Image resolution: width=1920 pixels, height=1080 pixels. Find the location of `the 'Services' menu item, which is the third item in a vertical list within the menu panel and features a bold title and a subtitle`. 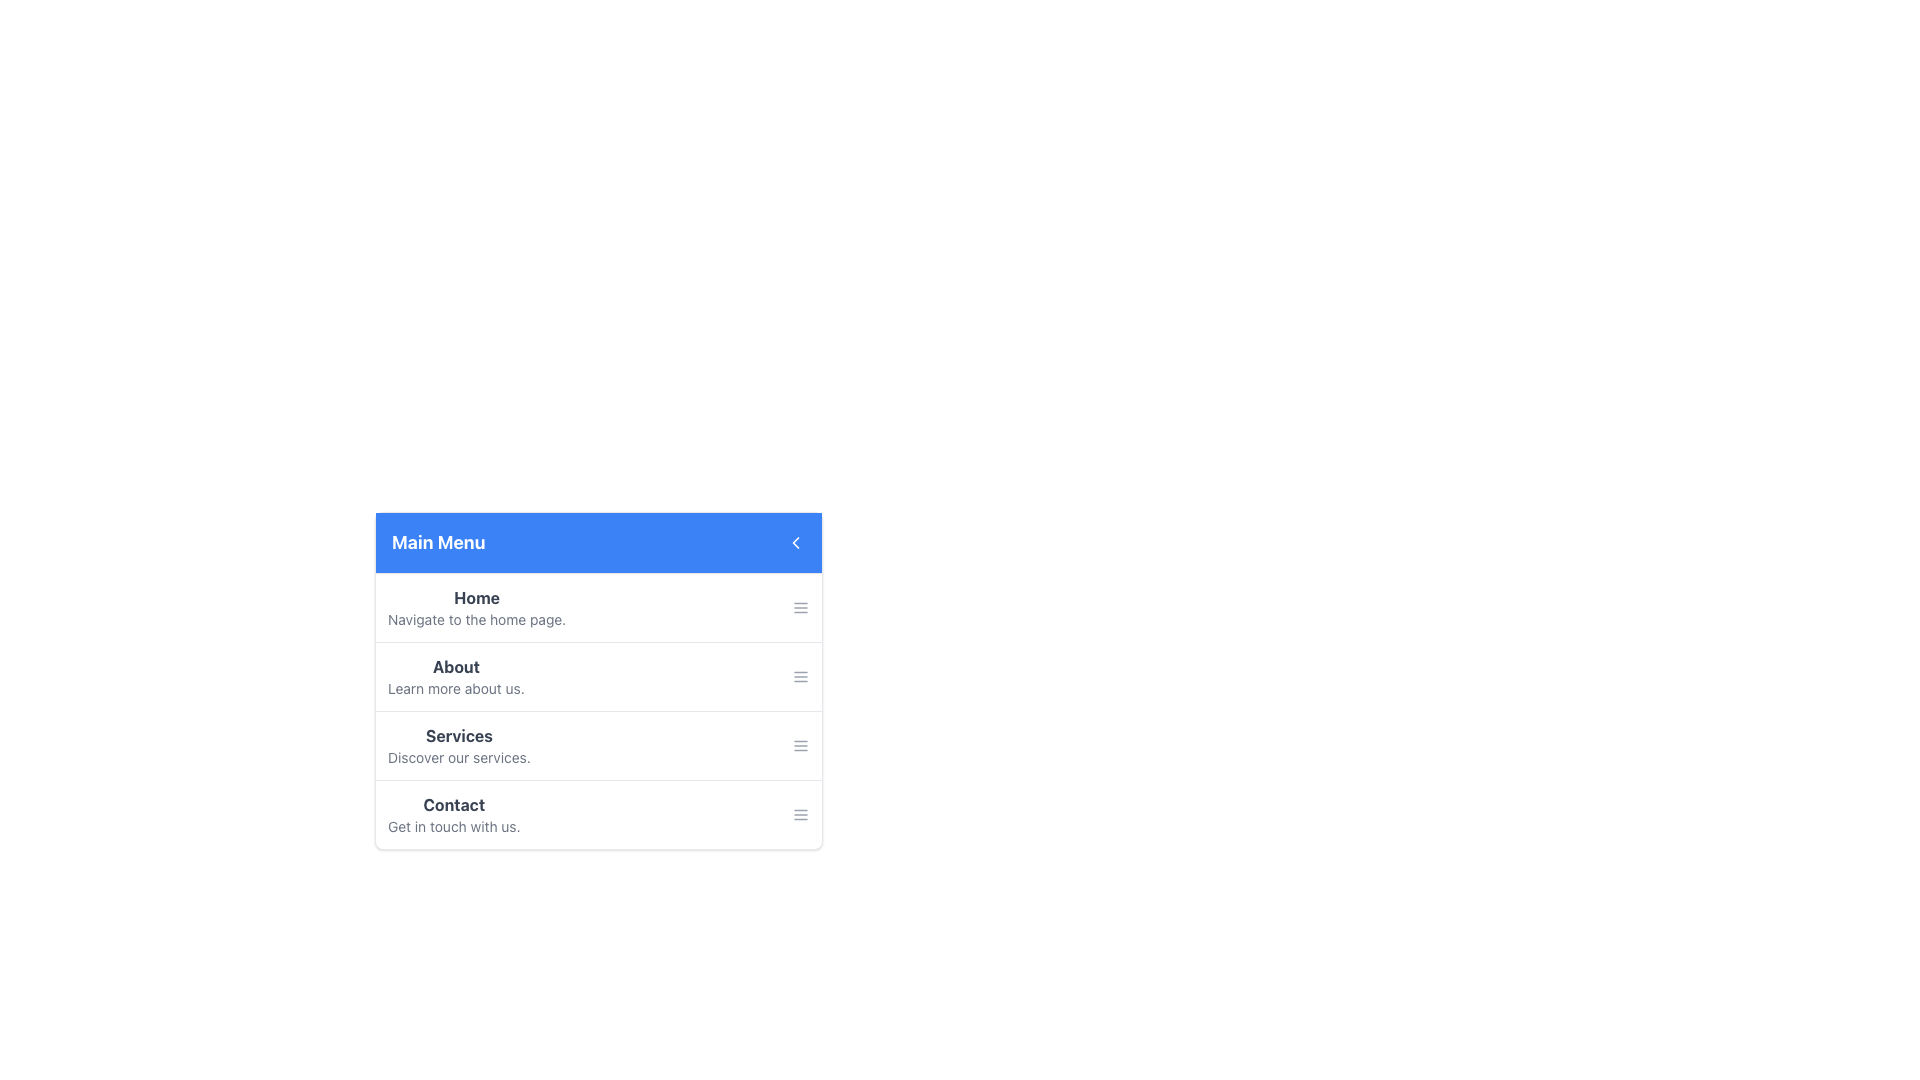

the 'Services' menu item, which is the third item in a vertical list within the menu panel and features a bold title and a subtitle is located at coordinates (598, 744).